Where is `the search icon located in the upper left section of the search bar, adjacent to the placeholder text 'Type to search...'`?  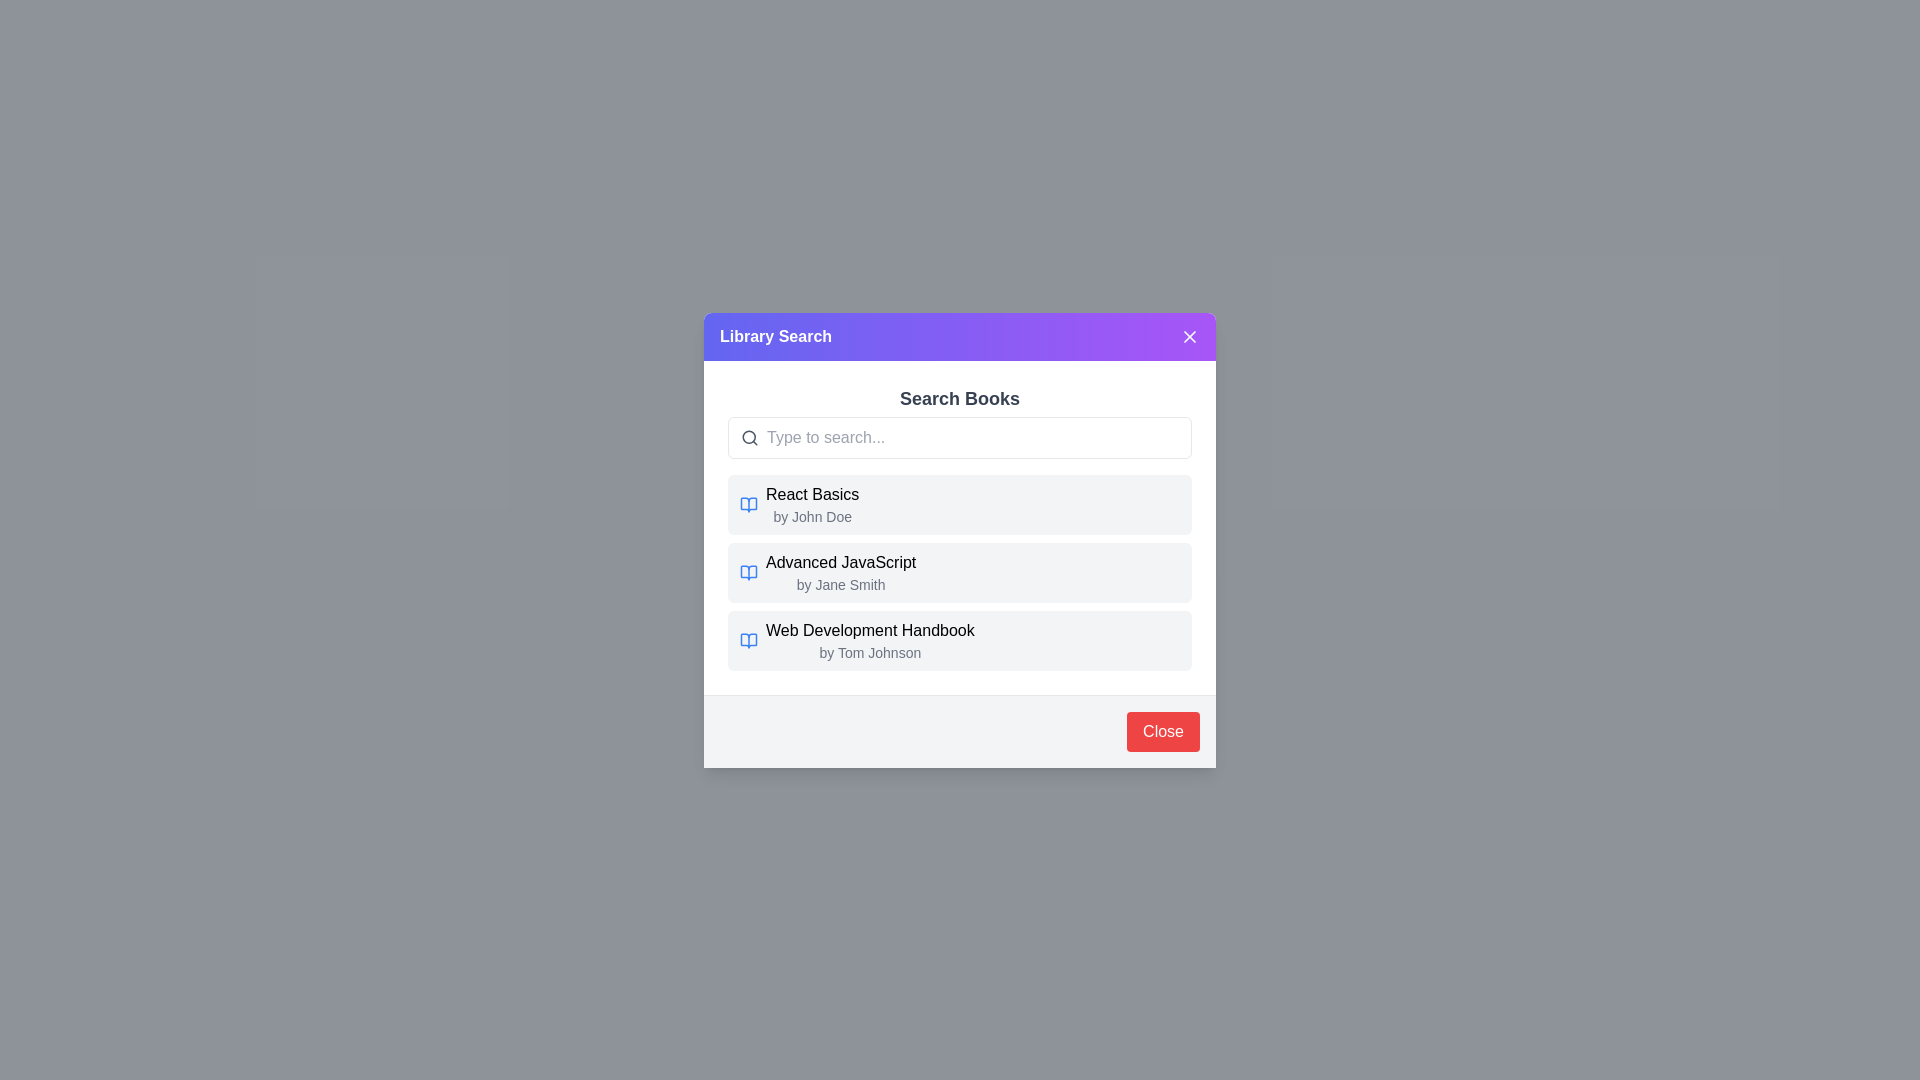 the search icon located in the upper left section of the search bar, adjacent to the placeholder text 'Type to search...' is located at coordinates (748, 436).